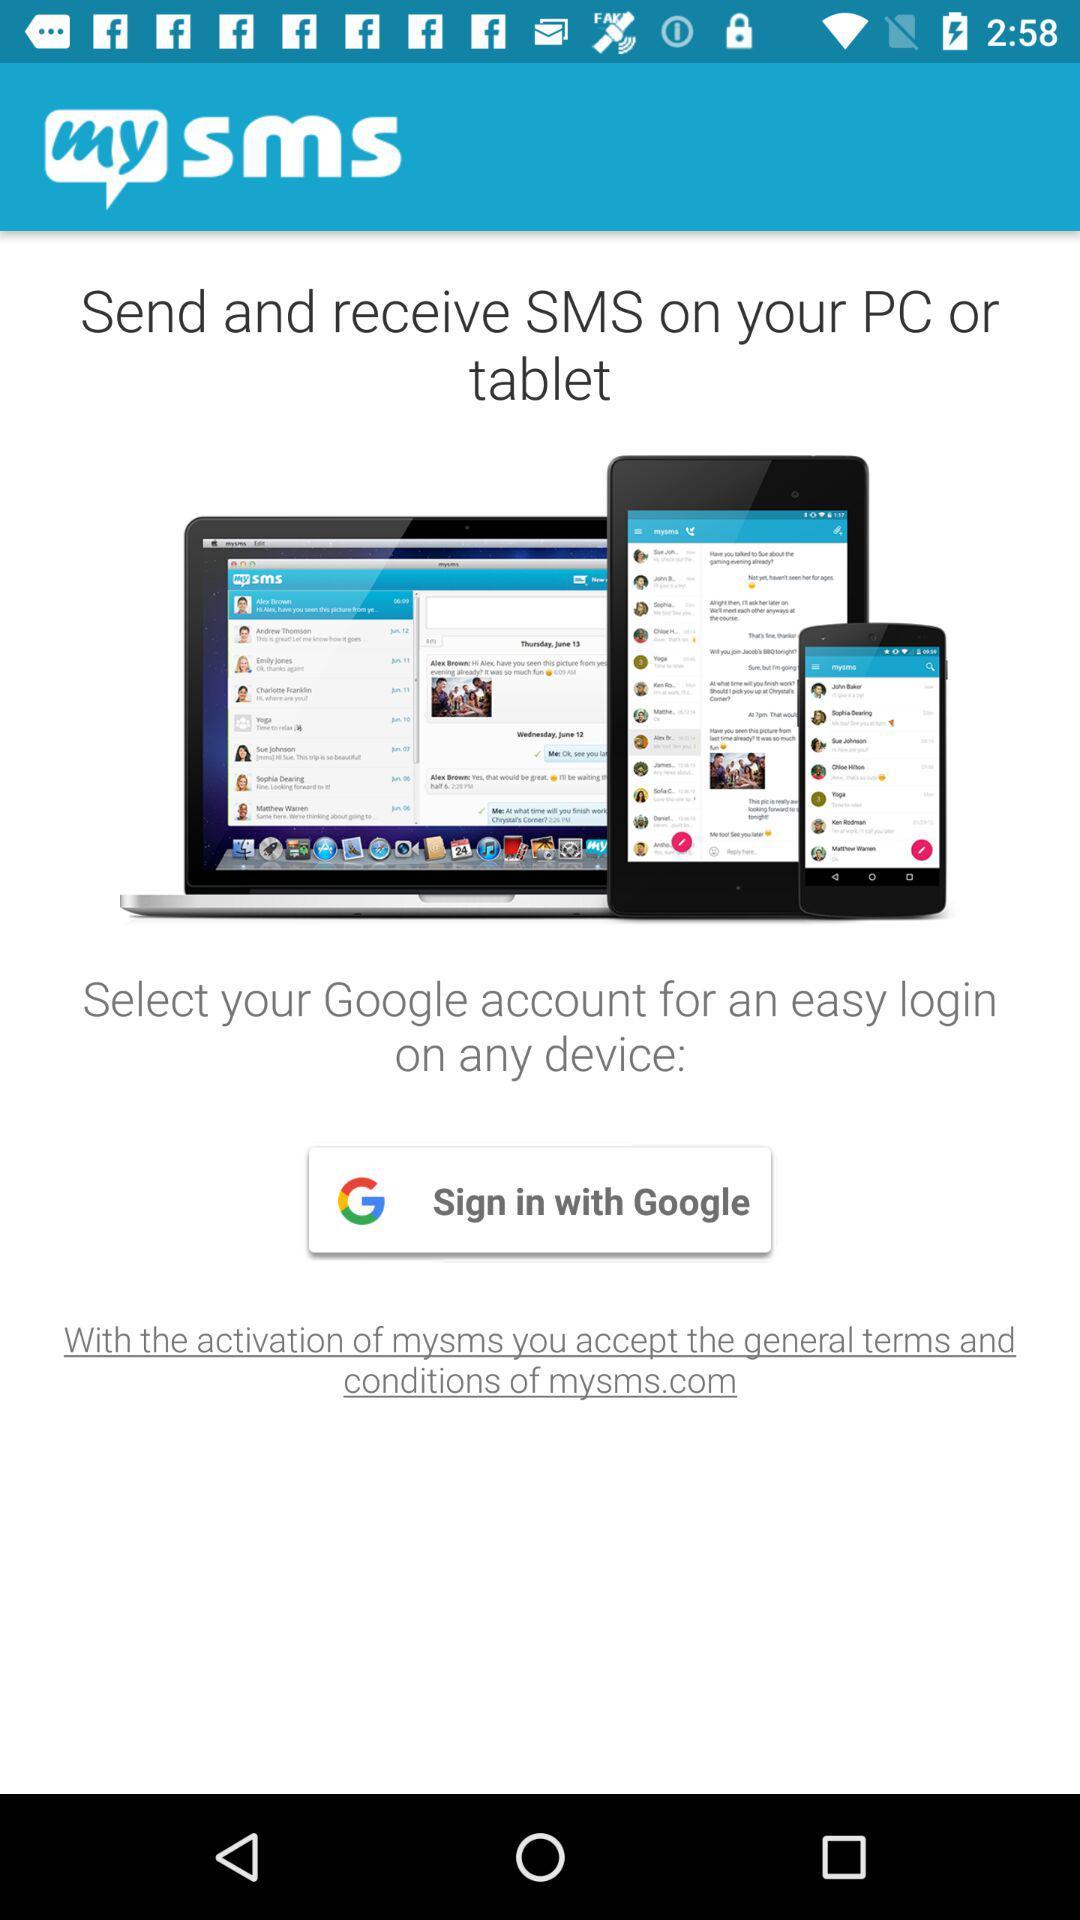 This screenshot has width=1080, height=1920. What do you see at coordinates (540, 1358) in the screenshot?
I see `with the activation` at bounding box center [540, 1358].